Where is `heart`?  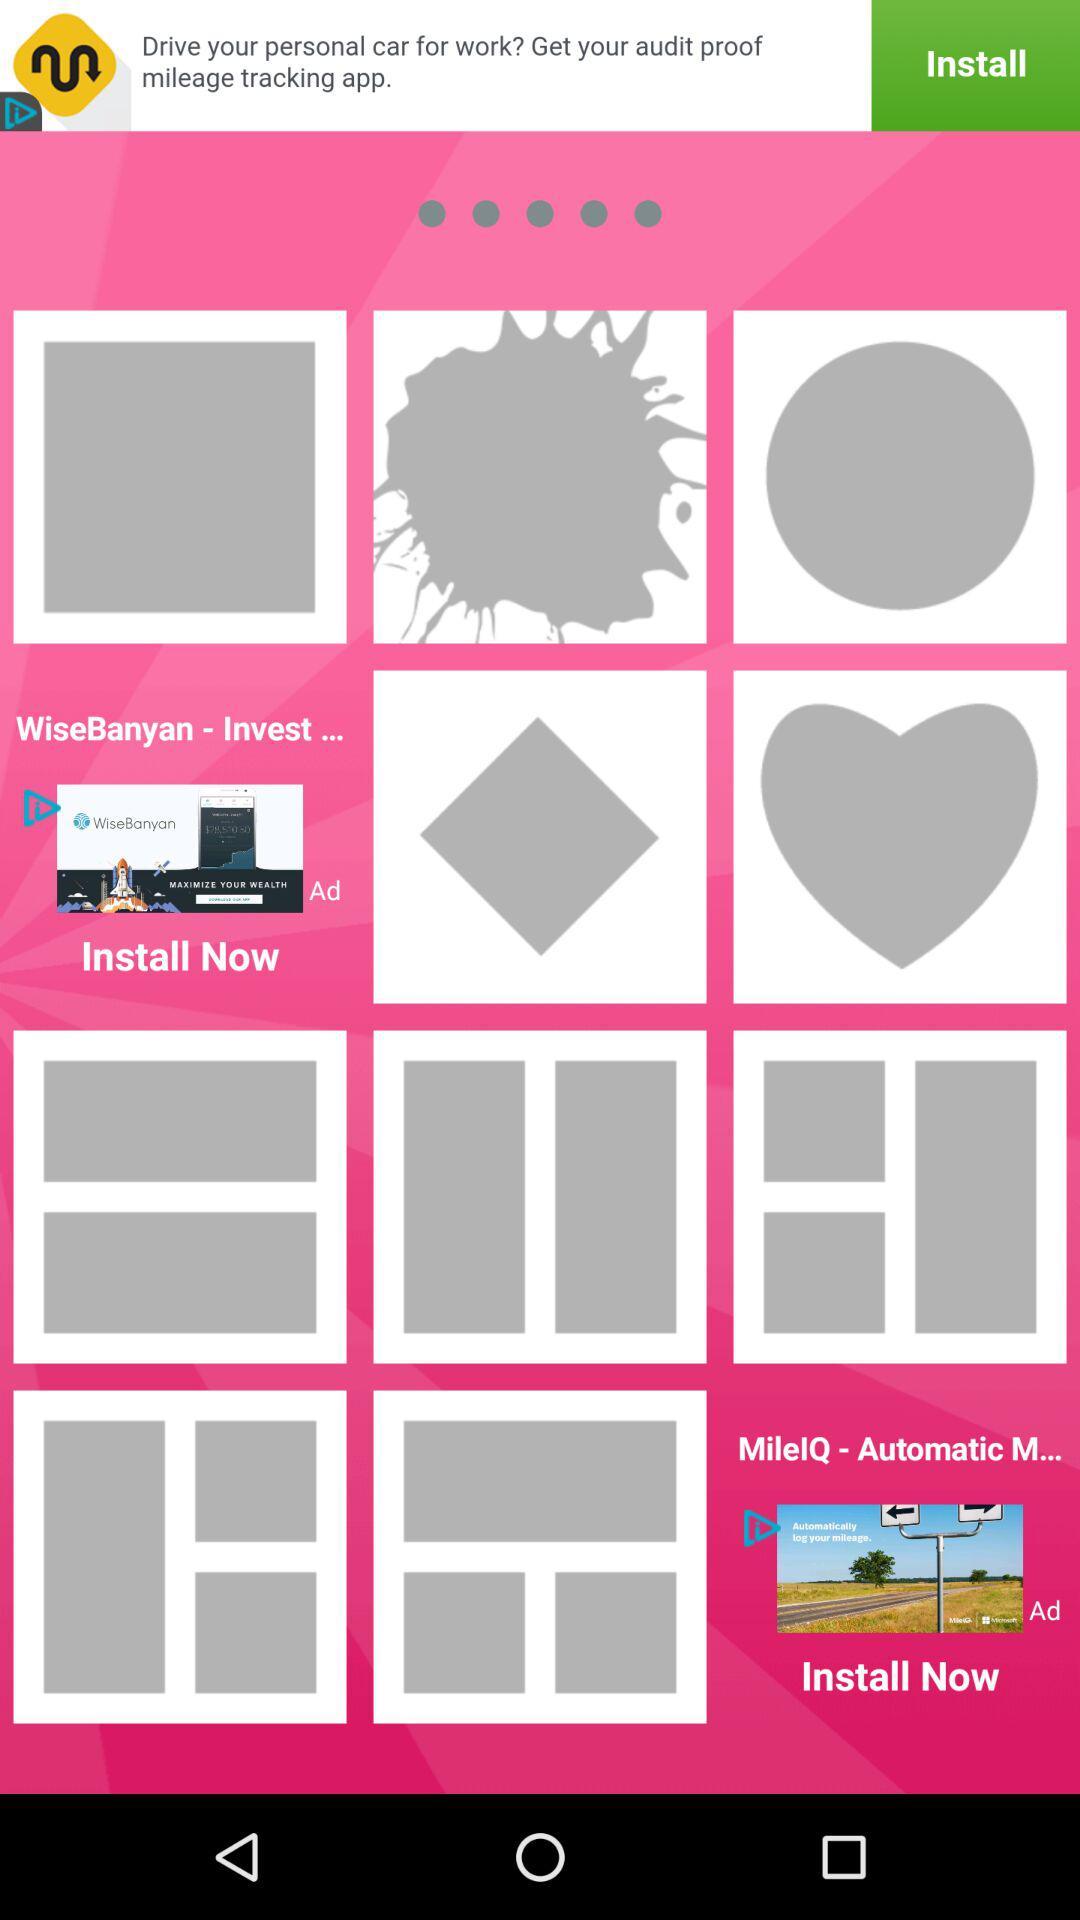 heart is located at coordinates (898, 836).